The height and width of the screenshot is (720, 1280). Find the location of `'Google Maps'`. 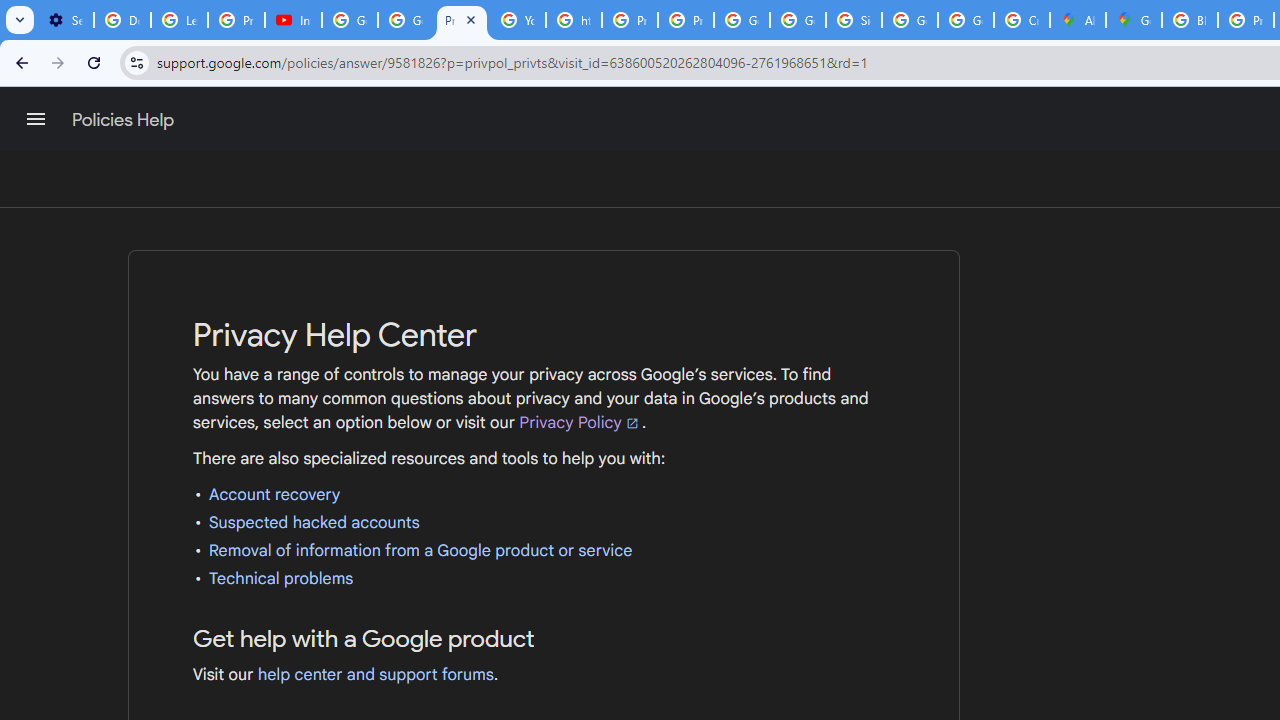

'Google Maps' is located at coordinates (1134, 20).